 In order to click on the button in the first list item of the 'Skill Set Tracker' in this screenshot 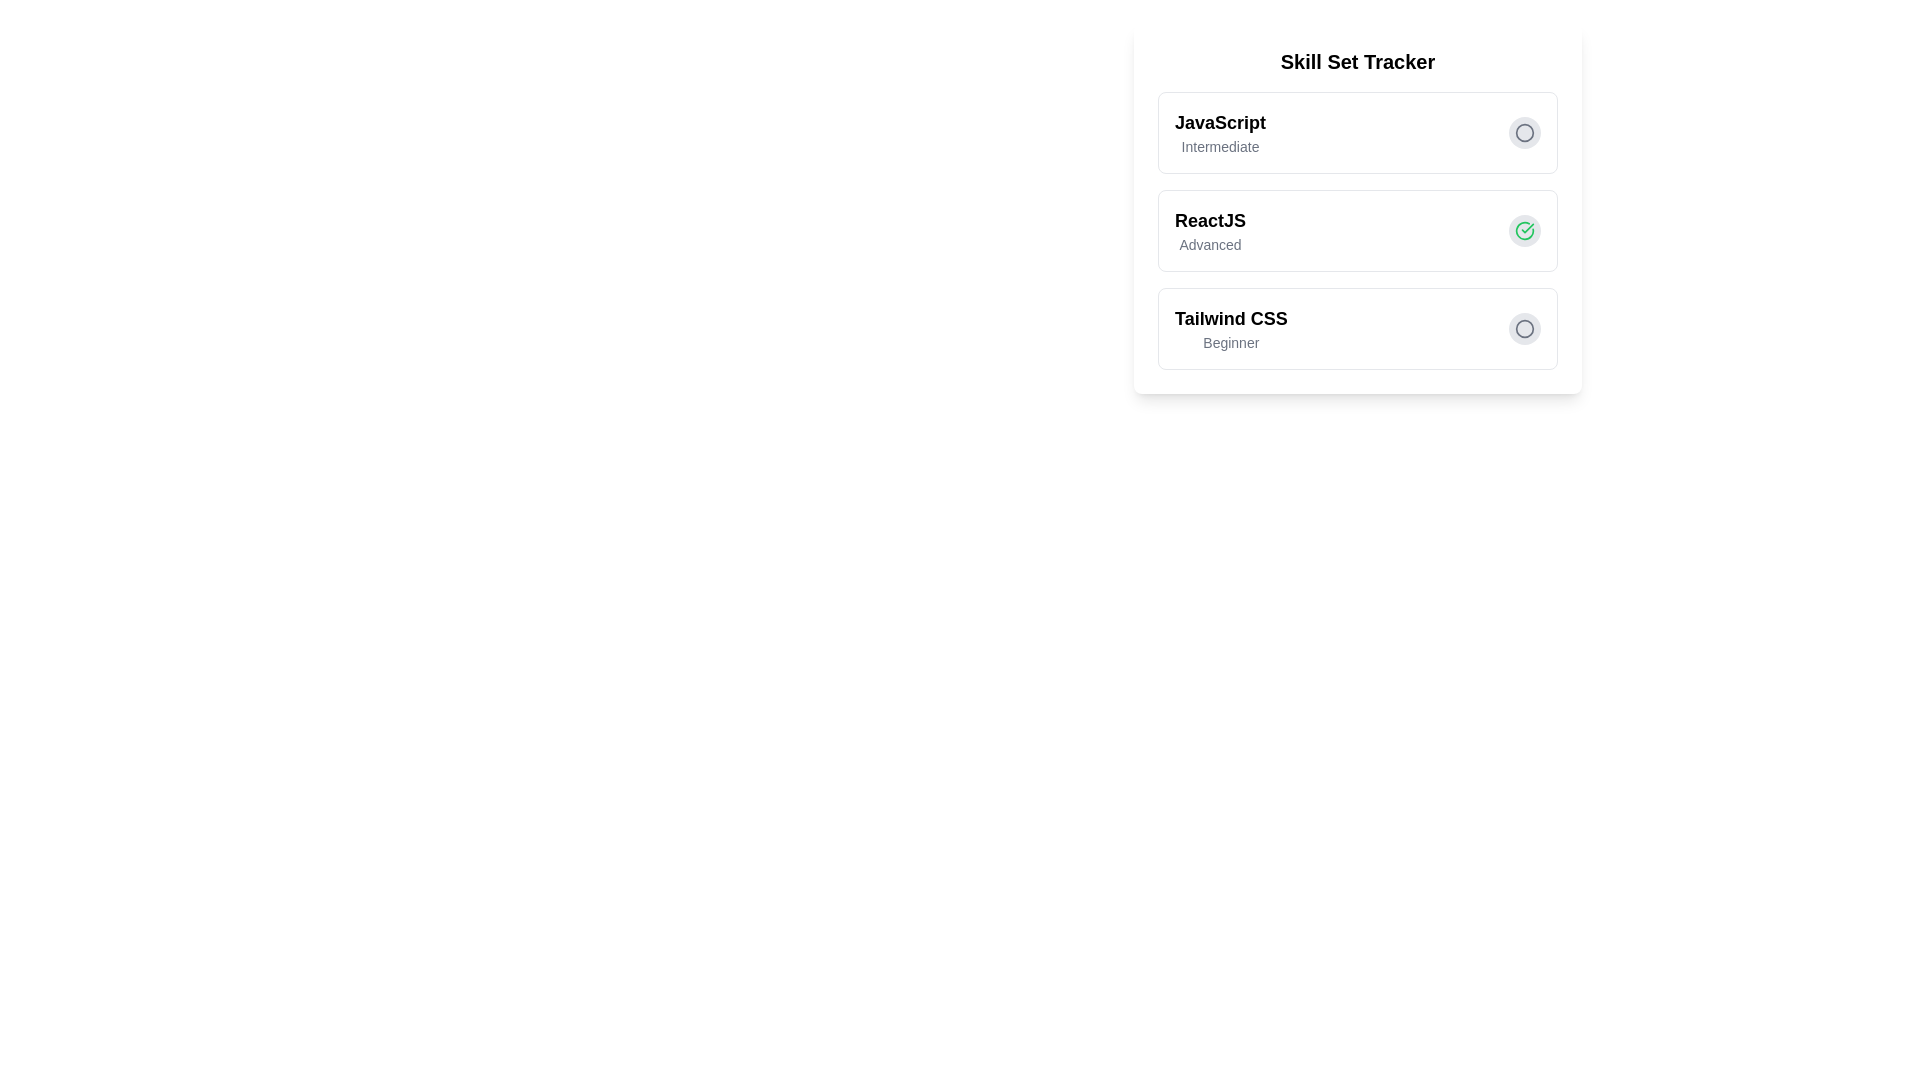, I will do `click(1358, 132)`.